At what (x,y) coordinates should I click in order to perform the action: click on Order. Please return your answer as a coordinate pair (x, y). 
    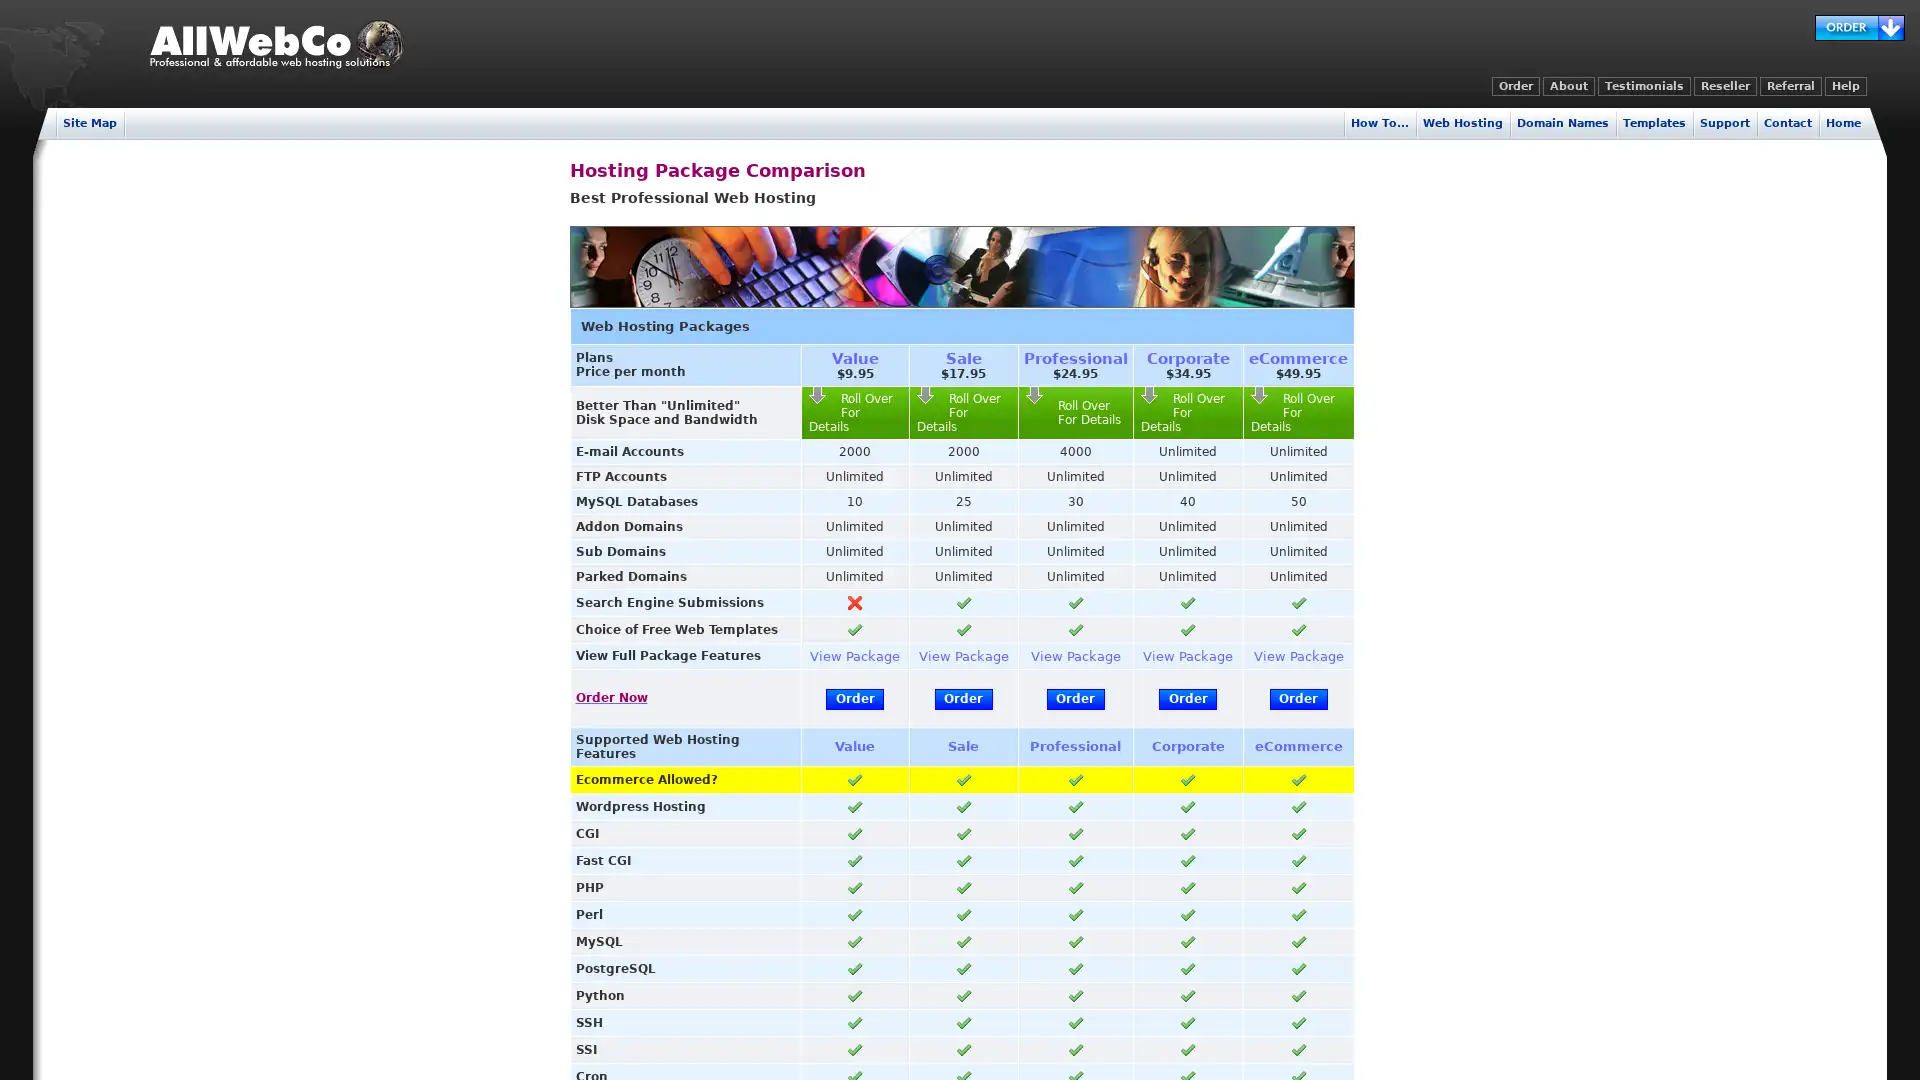
    Looking at the image, I should click on (1188, 697).